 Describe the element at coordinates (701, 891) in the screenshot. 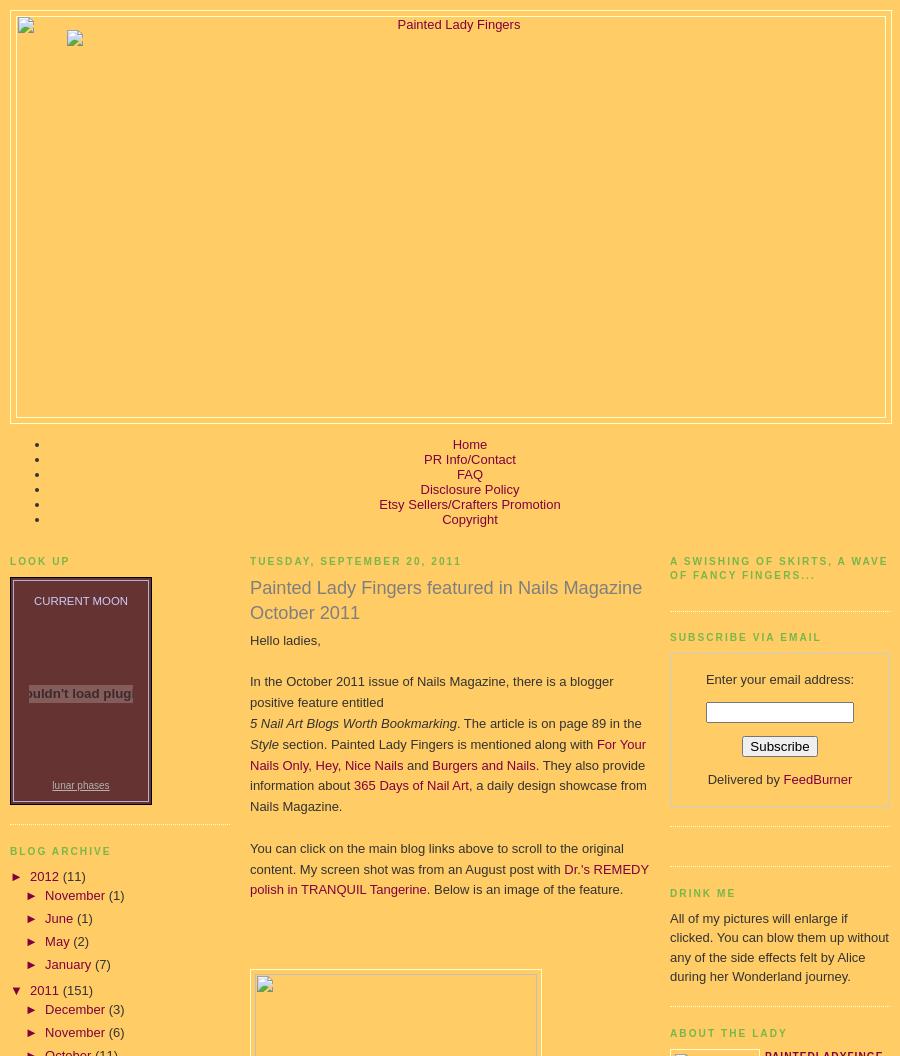

I see `'Drink Me'` at that location.